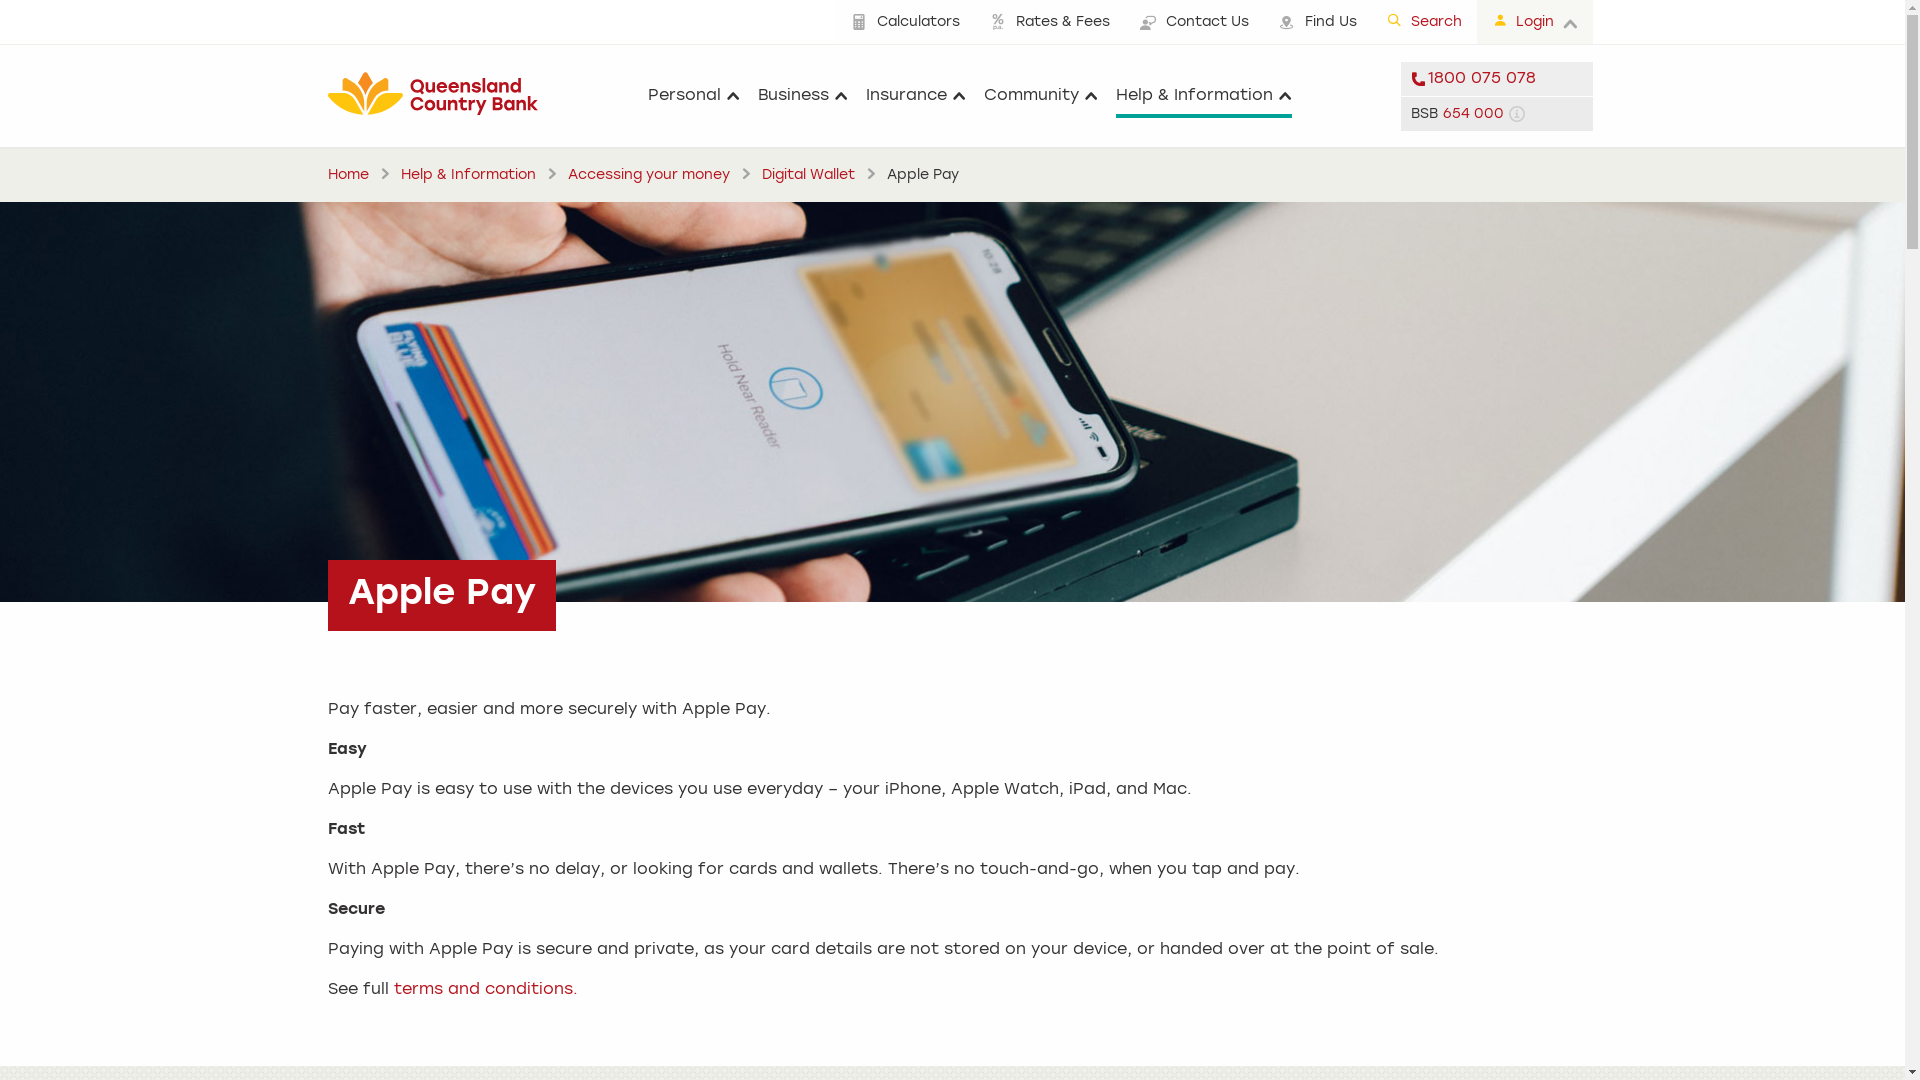 The width and height of the screenshot is (1920, 1080). I want to click on 'Home', so click(348, 173).